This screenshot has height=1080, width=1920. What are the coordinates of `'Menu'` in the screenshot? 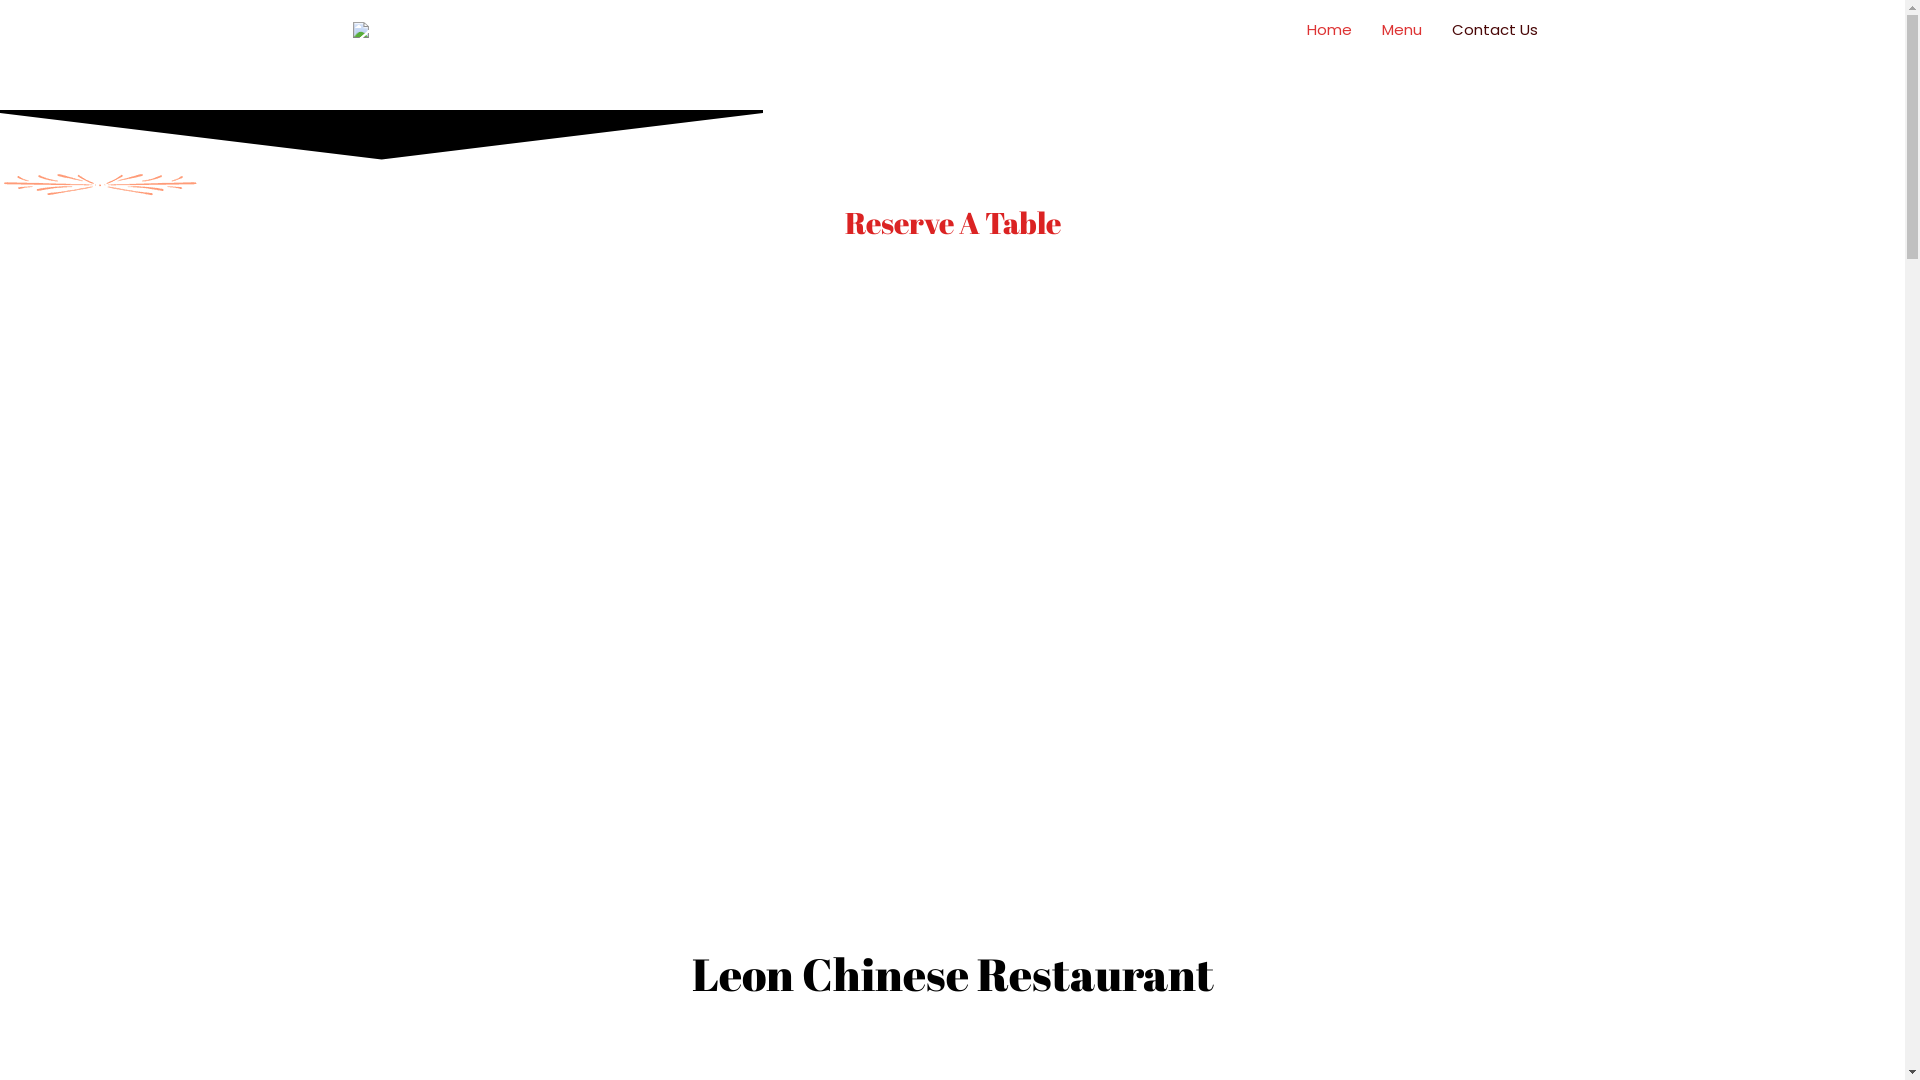 It's located at (1400, 30).